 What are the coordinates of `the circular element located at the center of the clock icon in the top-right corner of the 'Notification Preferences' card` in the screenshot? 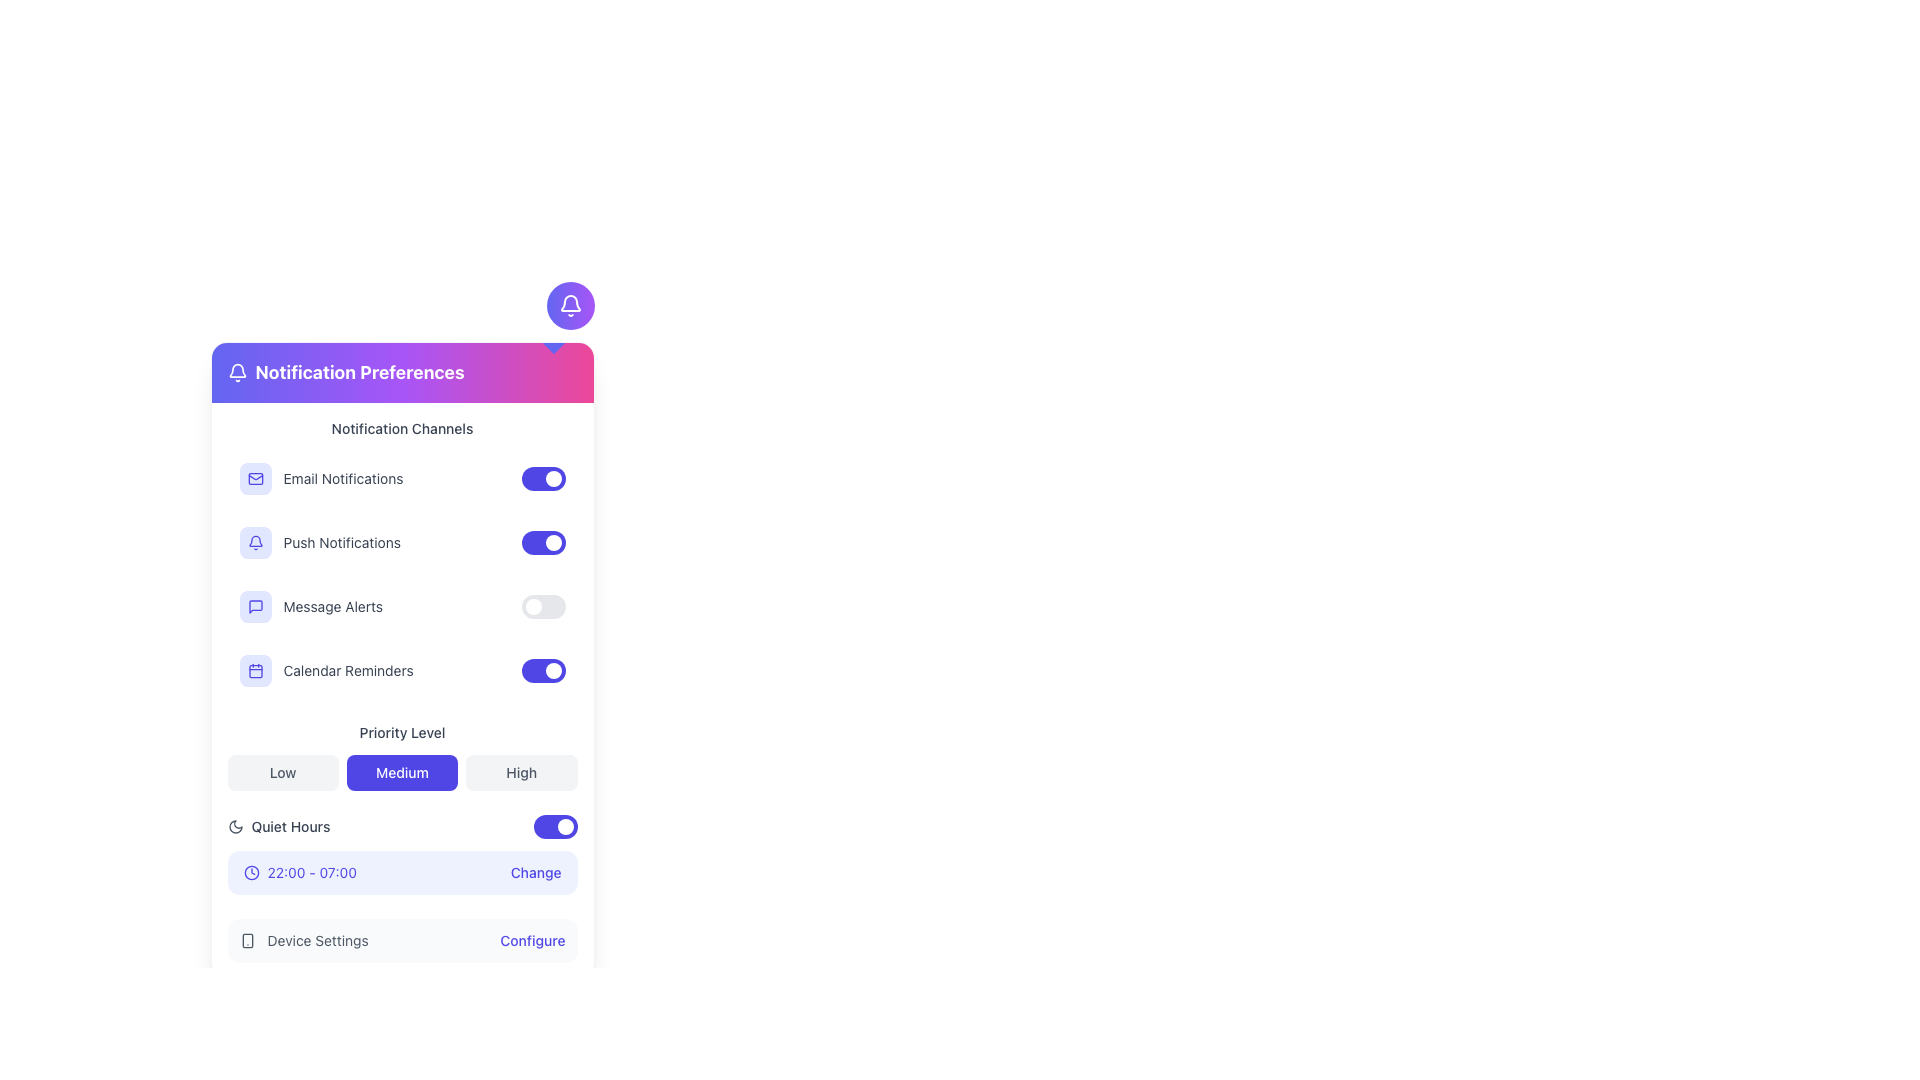 It's located at (250, 871).